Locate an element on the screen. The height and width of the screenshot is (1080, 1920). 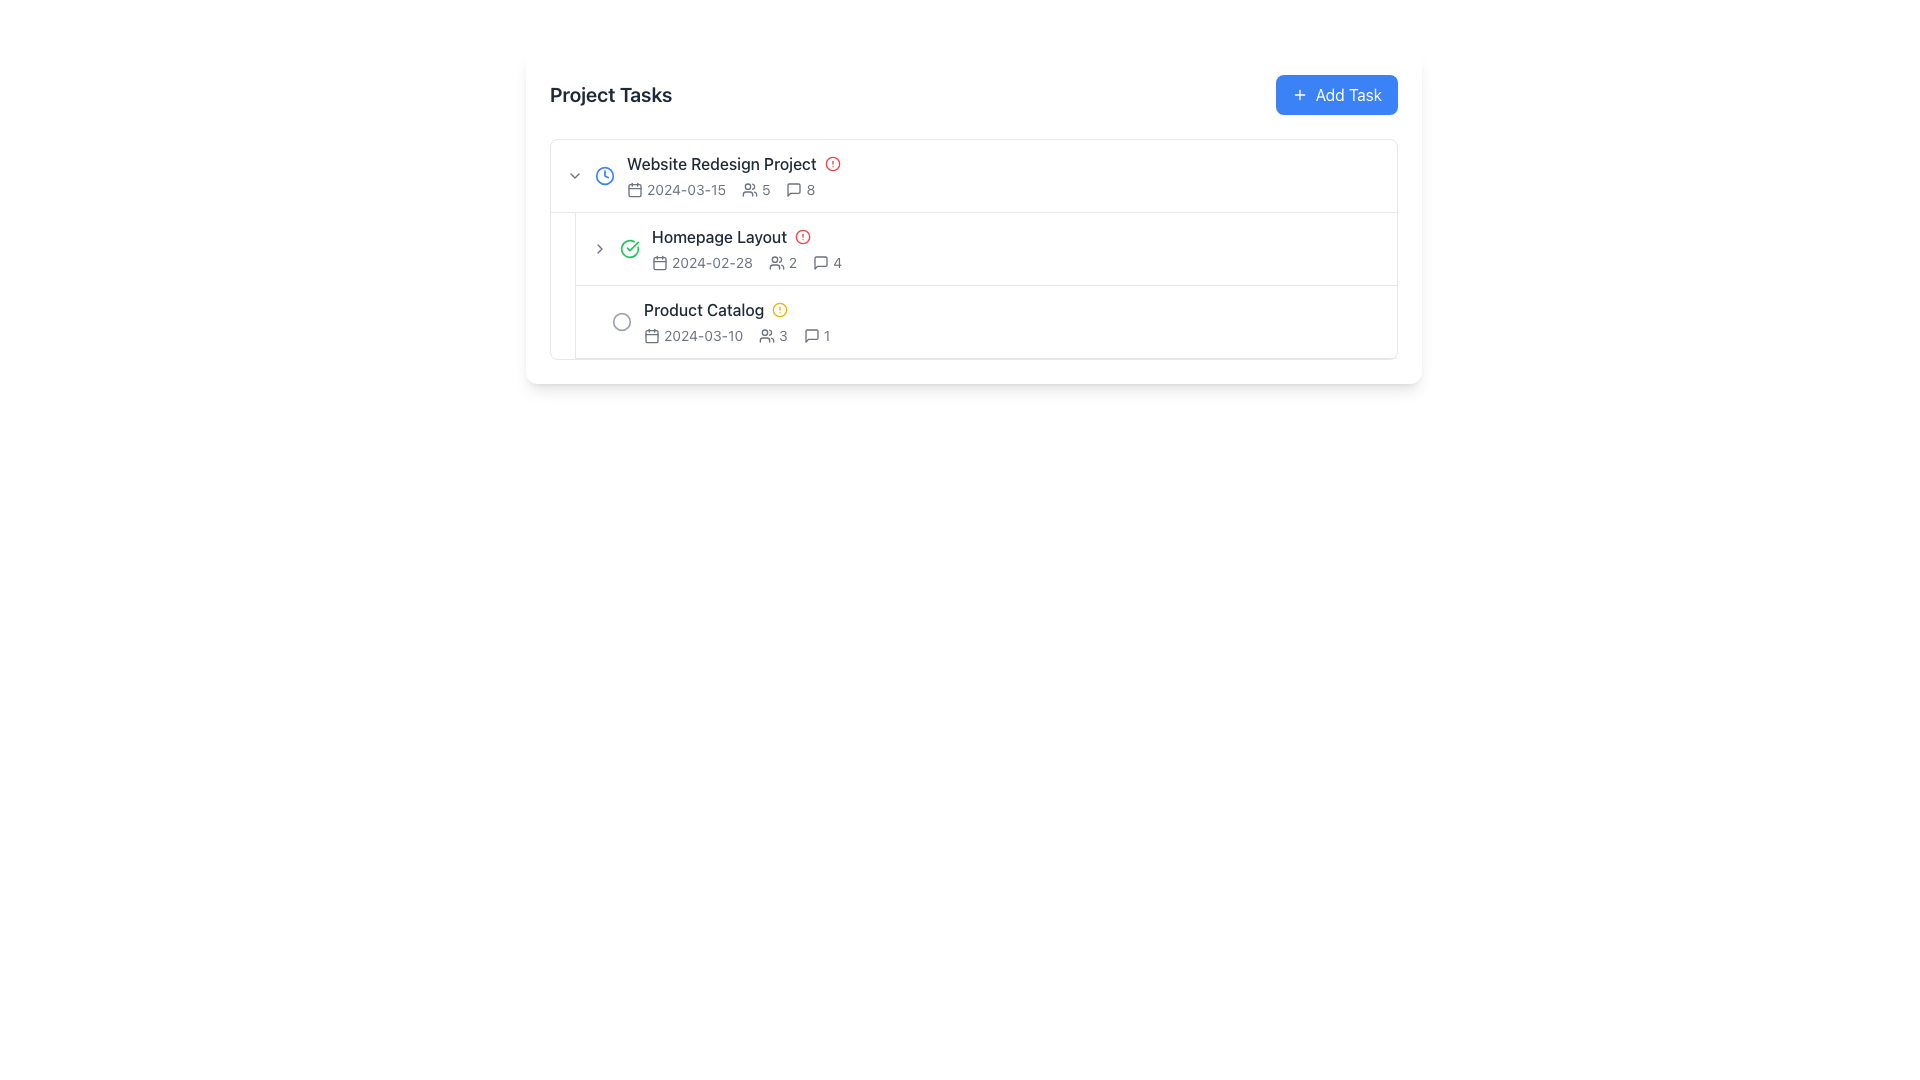
the icon representing two stylized human figures located next to the number '2' in the 'Homepage Layout' task row is located at coordinates (775, 261).